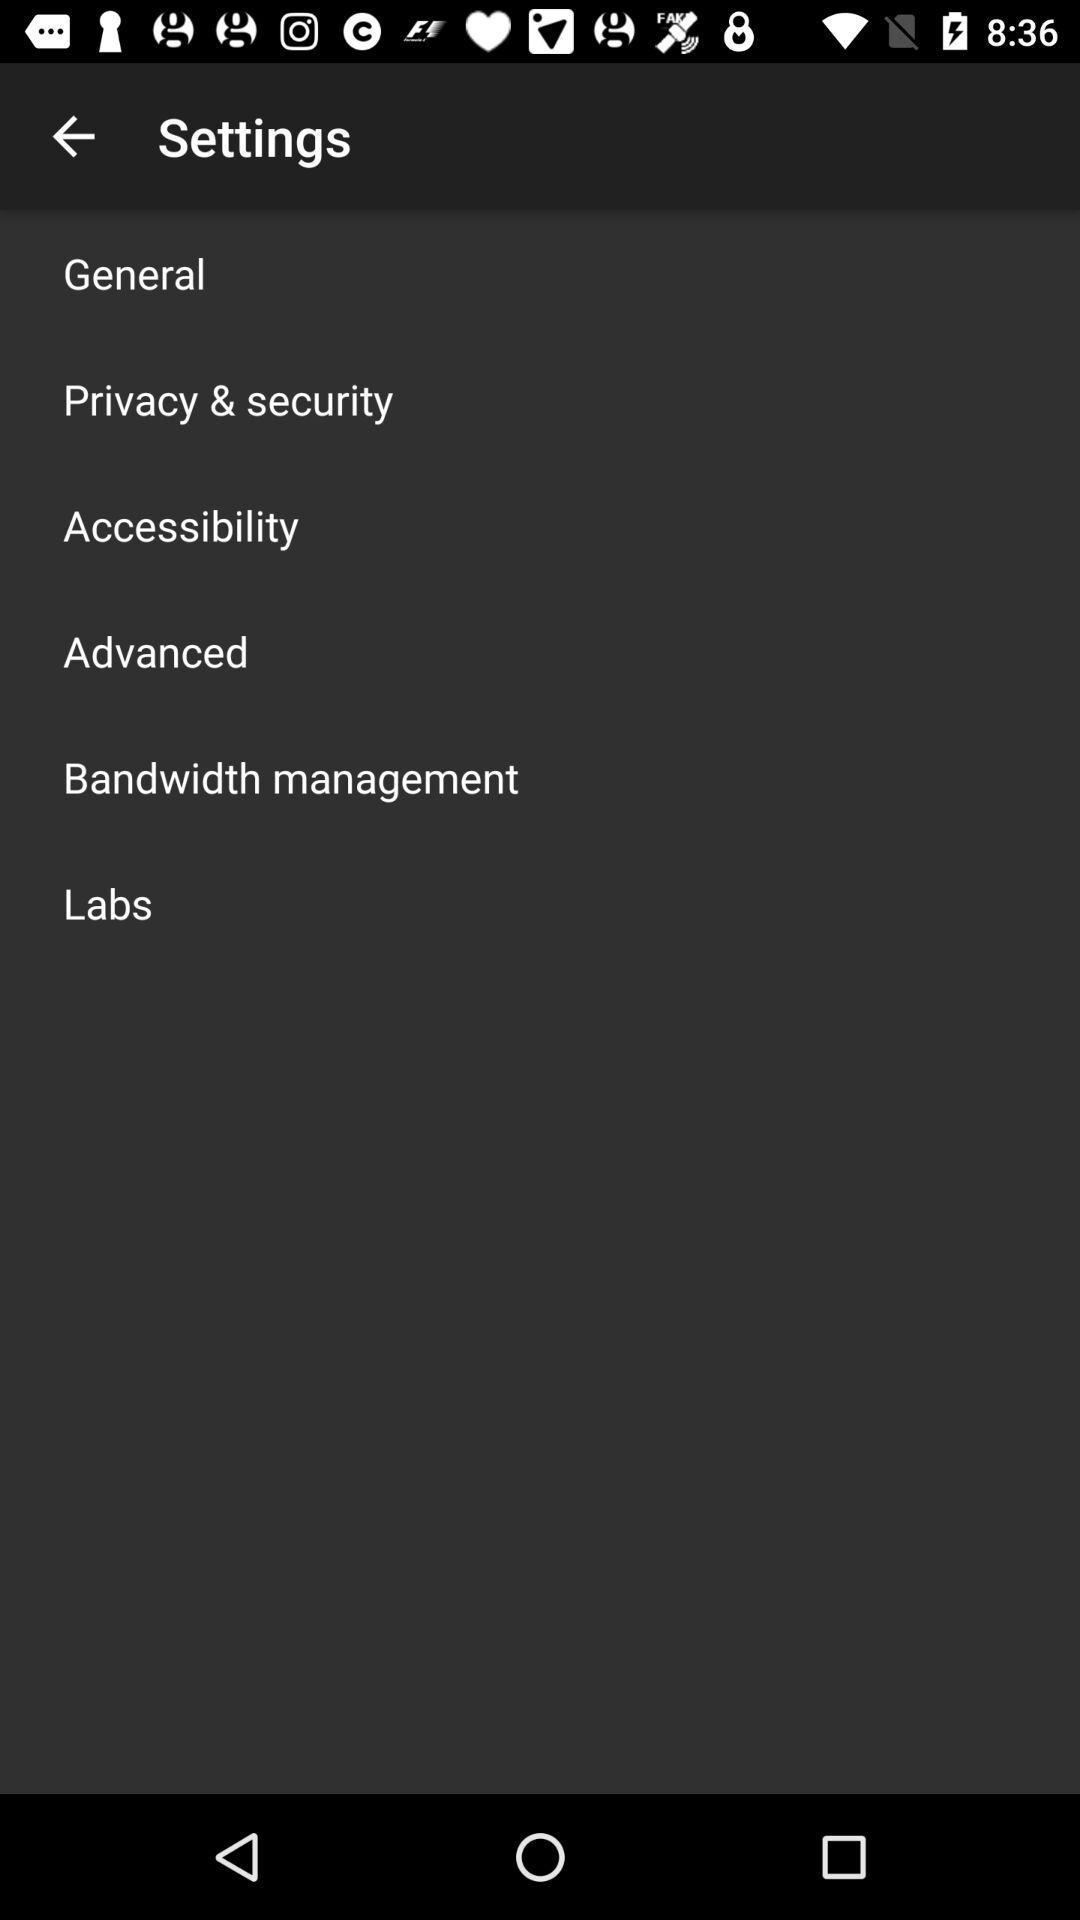 The width and height of the screenshot is (1080, 1920). Describe the element at coordinates (290, 776) in the screenshot. I see `app below advanced` at that location.